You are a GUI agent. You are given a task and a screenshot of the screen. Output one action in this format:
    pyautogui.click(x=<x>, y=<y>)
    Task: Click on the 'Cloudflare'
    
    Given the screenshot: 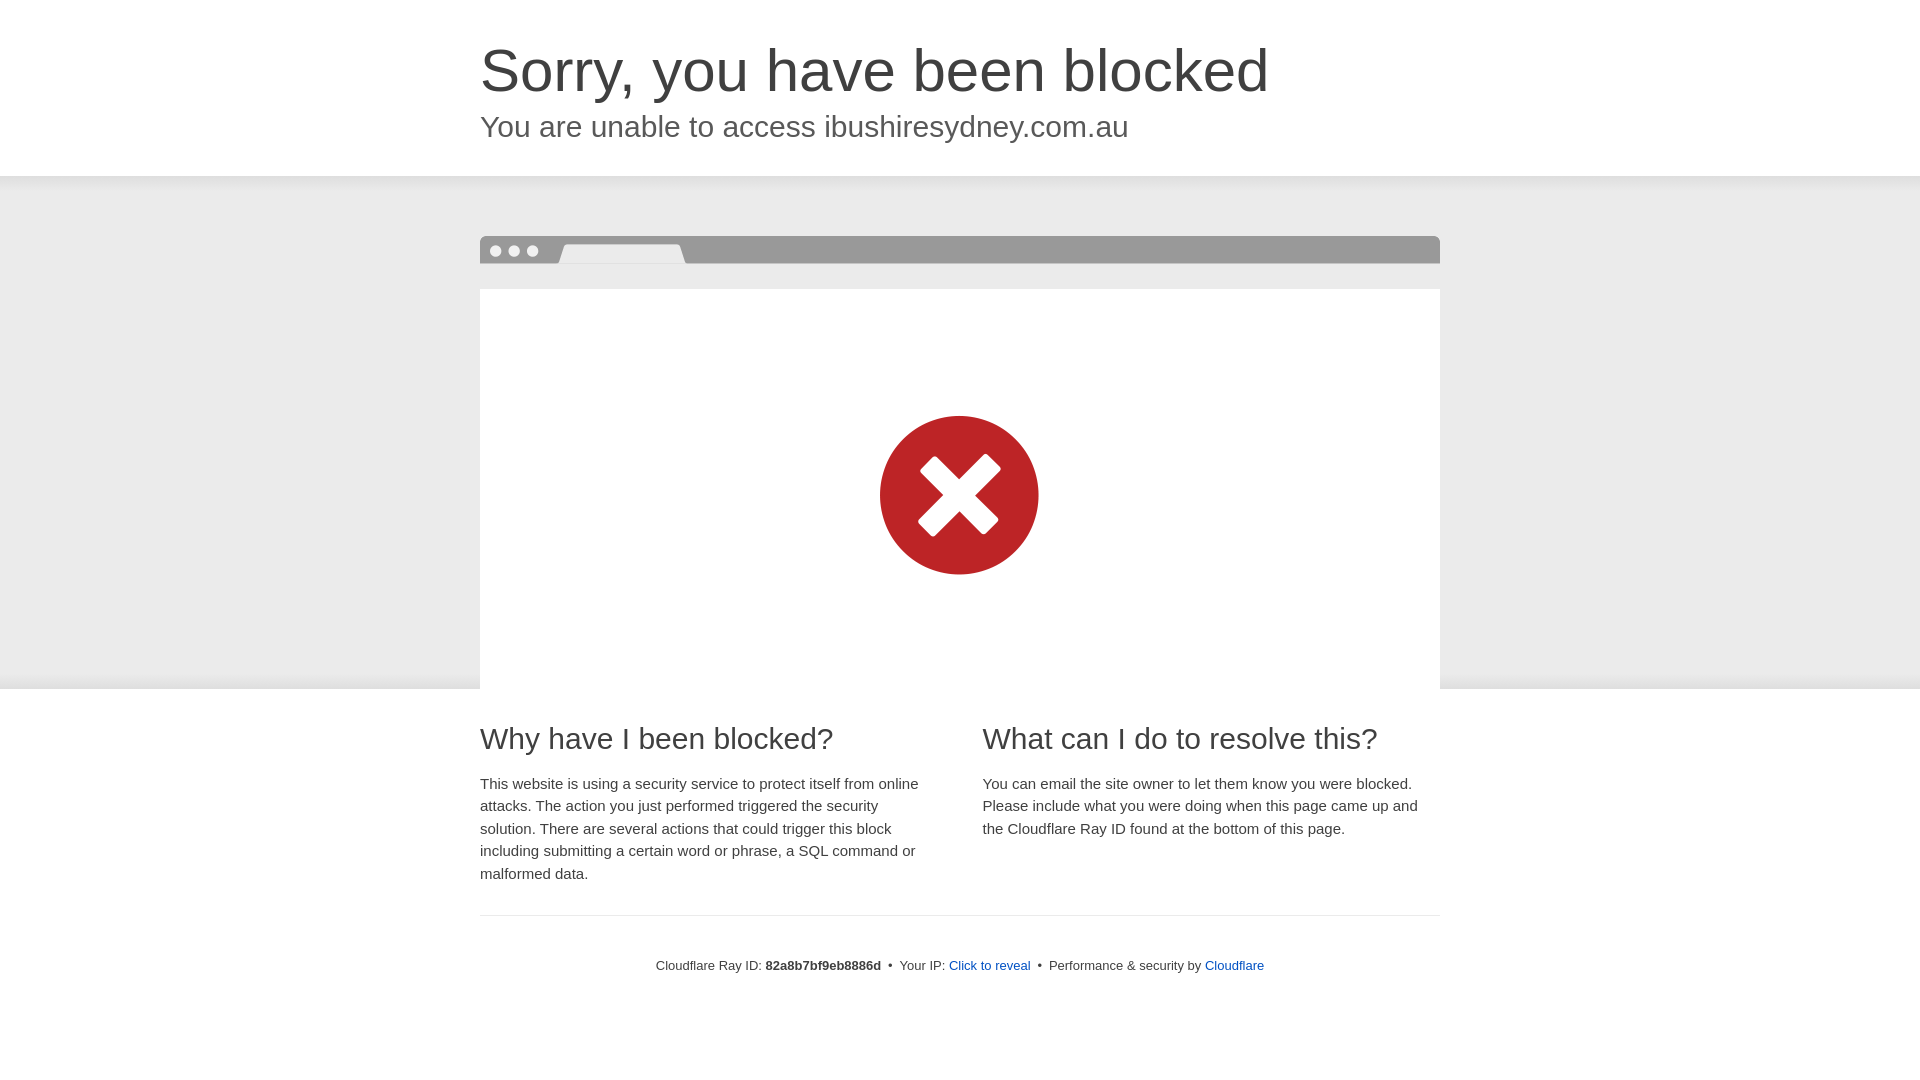 What is the action you would take?
    pyautogui.click(x=1233, y=964)
    